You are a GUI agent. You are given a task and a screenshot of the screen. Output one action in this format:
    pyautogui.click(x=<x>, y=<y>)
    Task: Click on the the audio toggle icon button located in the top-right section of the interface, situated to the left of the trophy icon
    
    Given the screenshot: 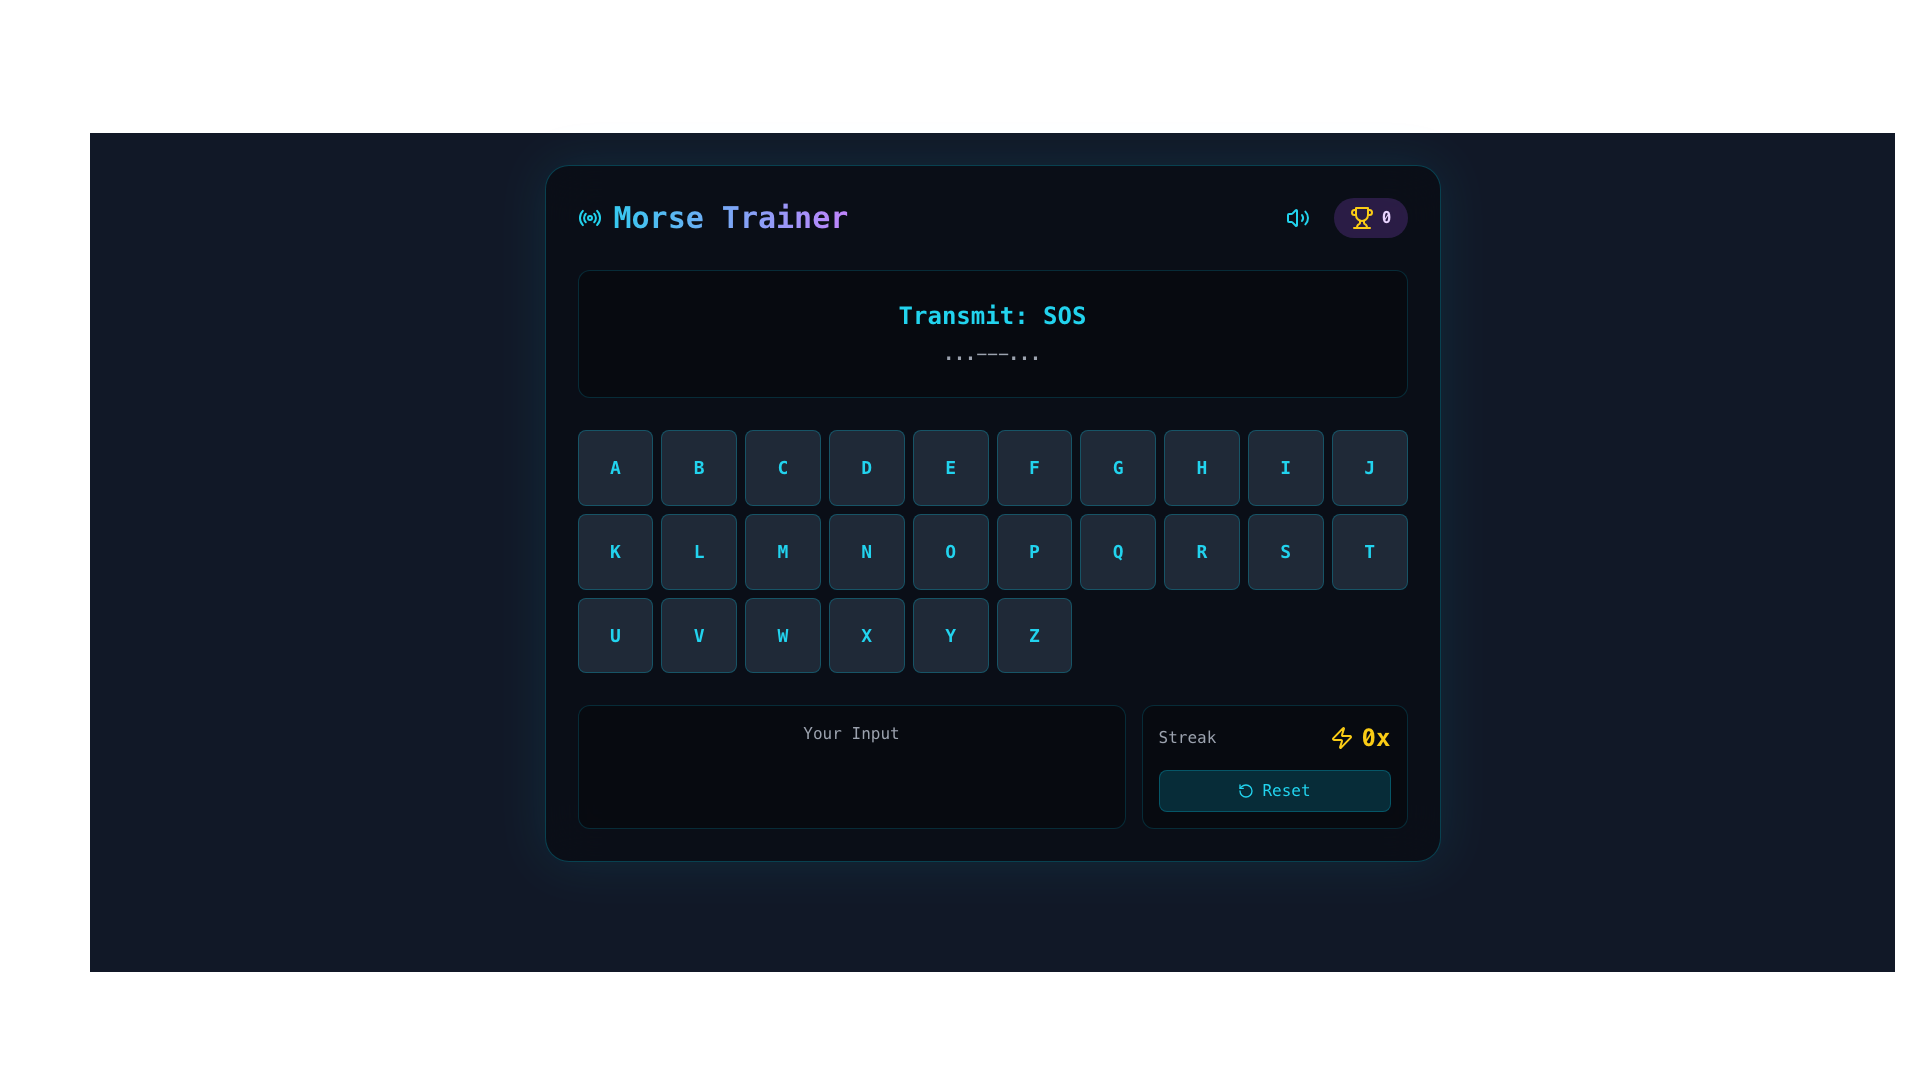 What is the action you would take?
    pyautogui.click(x=1297, y=218)
    